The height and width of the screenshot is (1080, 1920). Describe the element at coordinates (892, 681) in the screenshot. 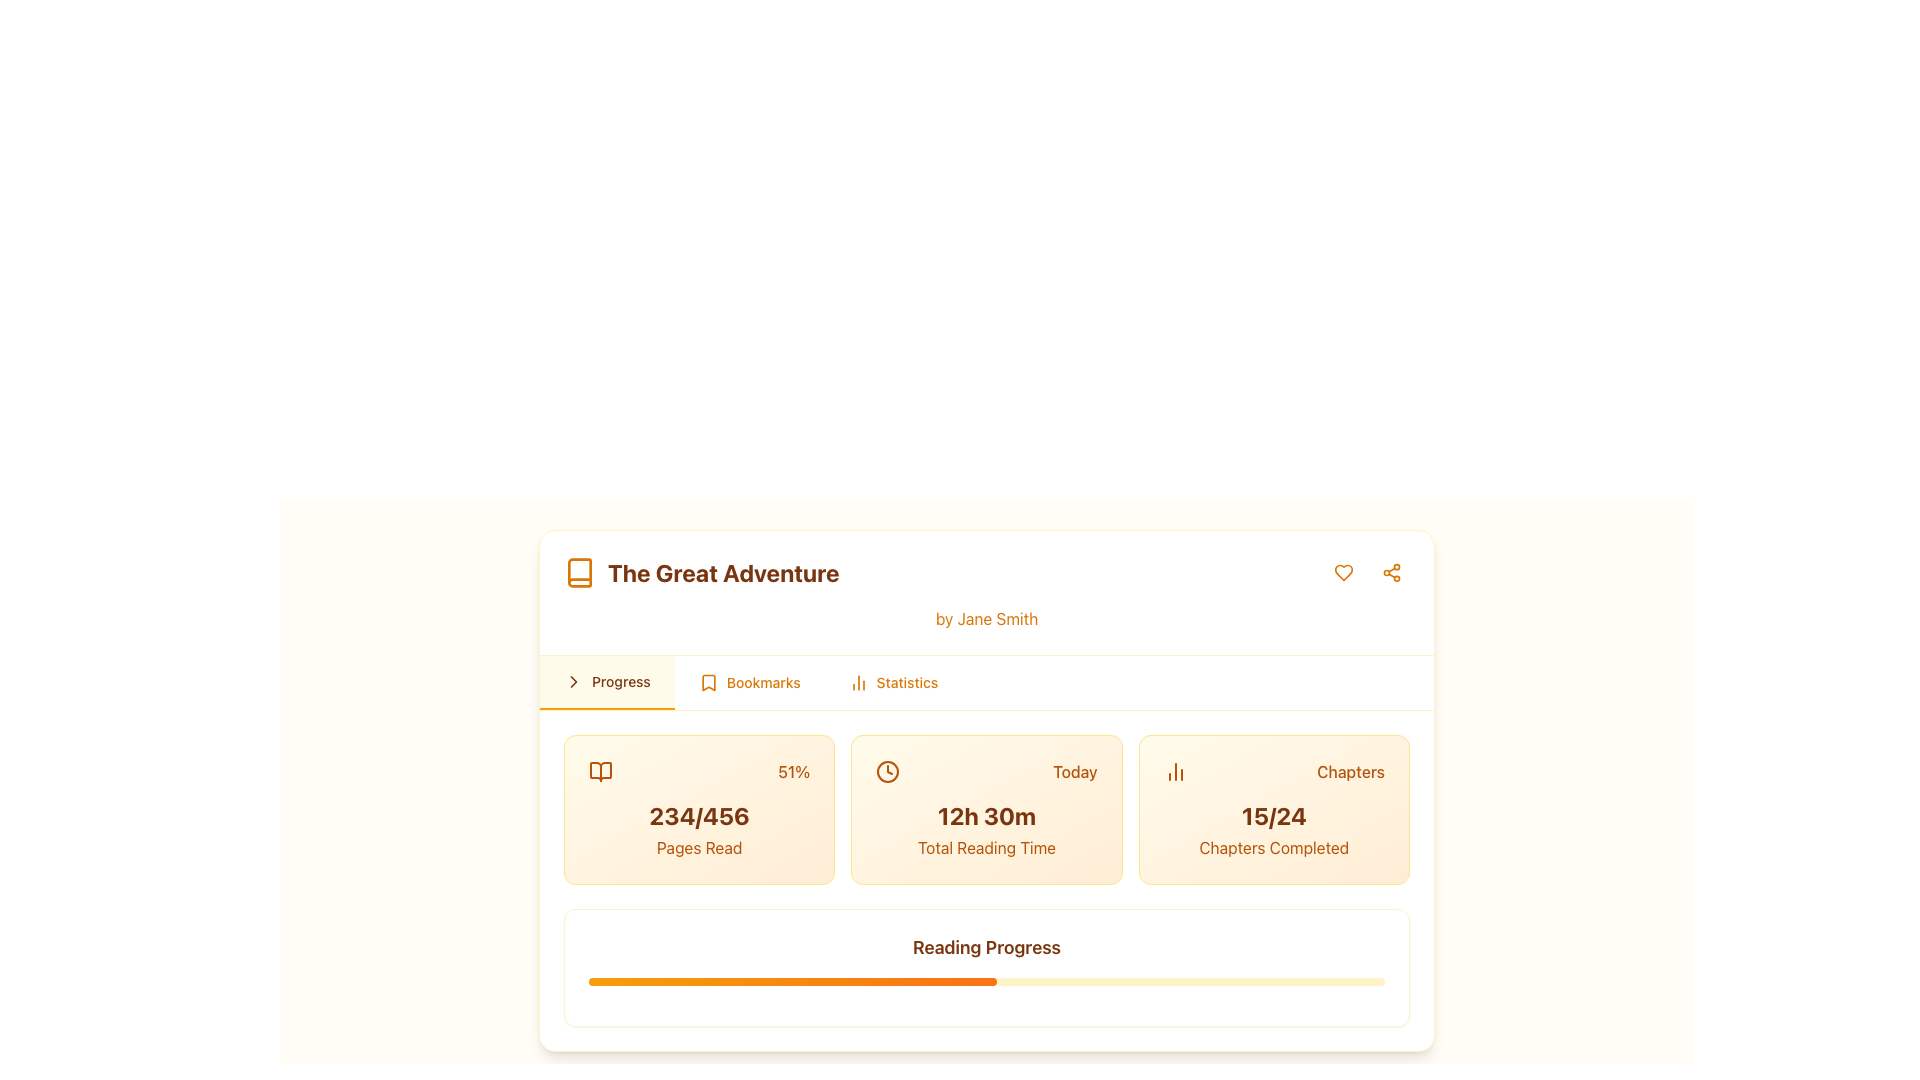

I see `the 'Statistics' navigation button located in the horizontal navigation bar to redirect the user to the statistics section` at that location.